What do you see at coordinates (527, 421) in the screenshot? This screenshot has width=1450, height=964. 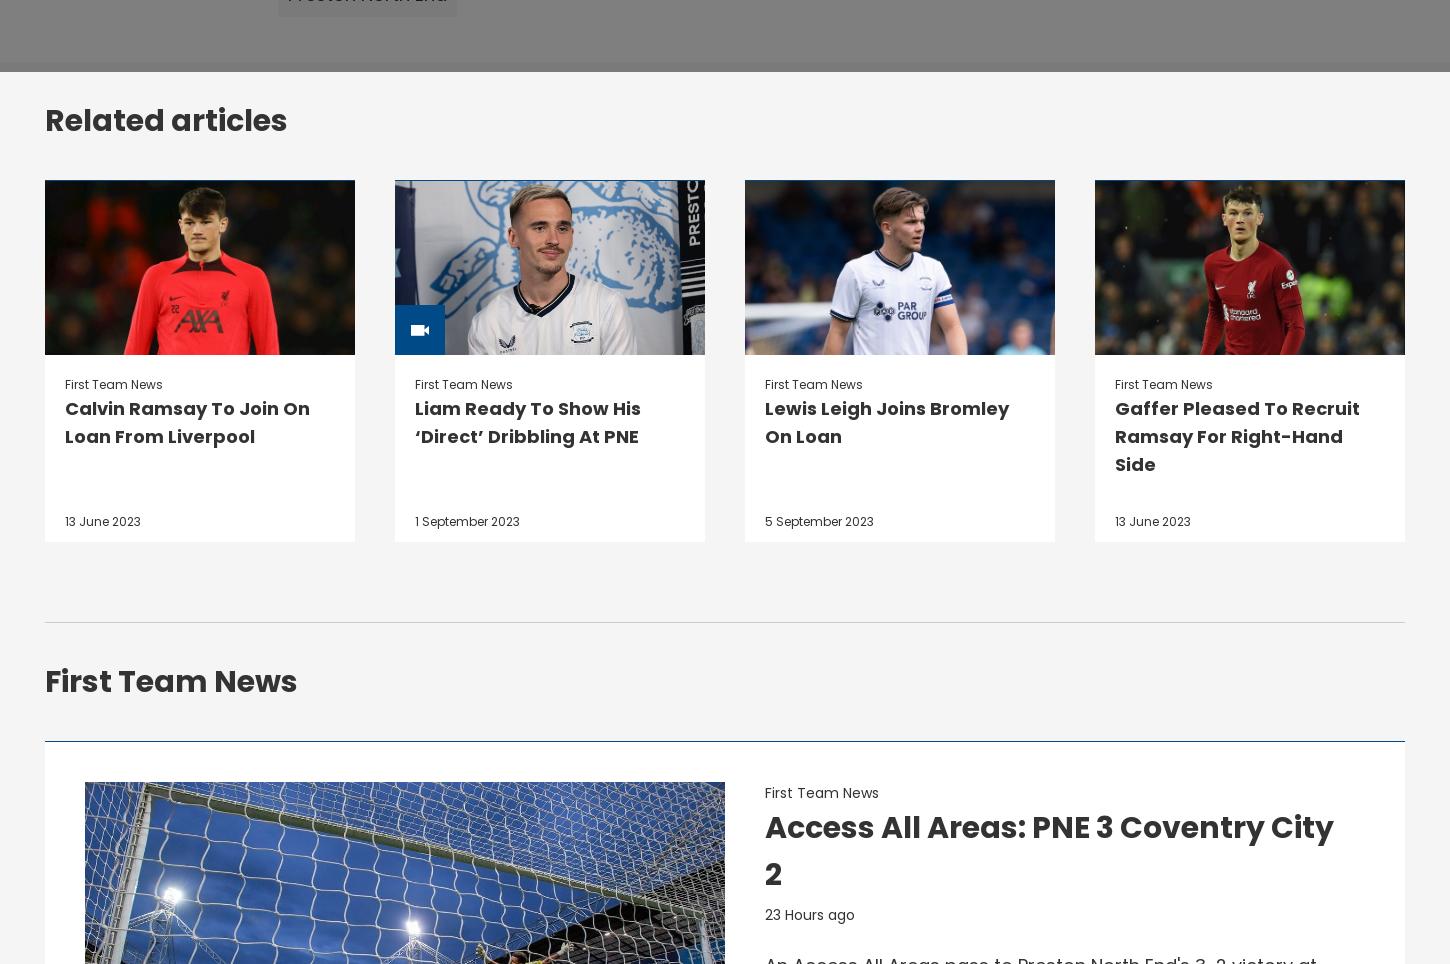 I see `'Liam Ready To Show His ‘Direct’ Dribbling At PNE'` at bounding box center [527, 421].